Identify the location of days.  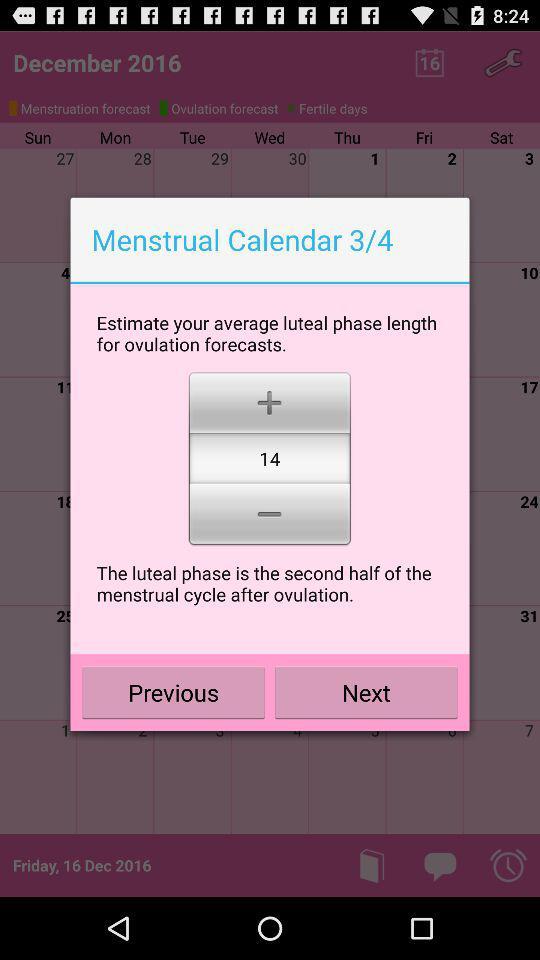
(269, 400).